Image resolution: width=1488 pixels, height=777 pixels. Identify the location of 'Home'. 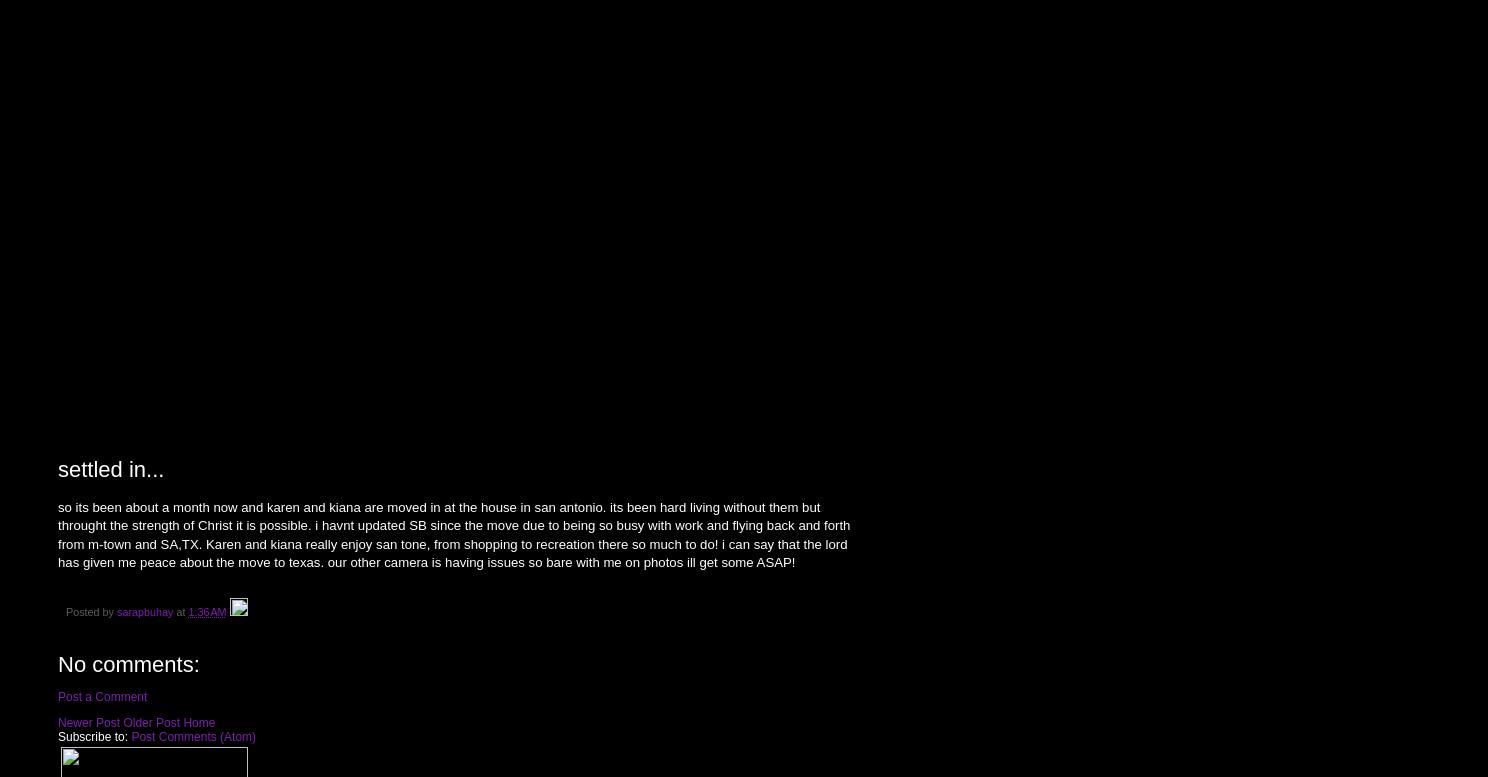
(198, 721).